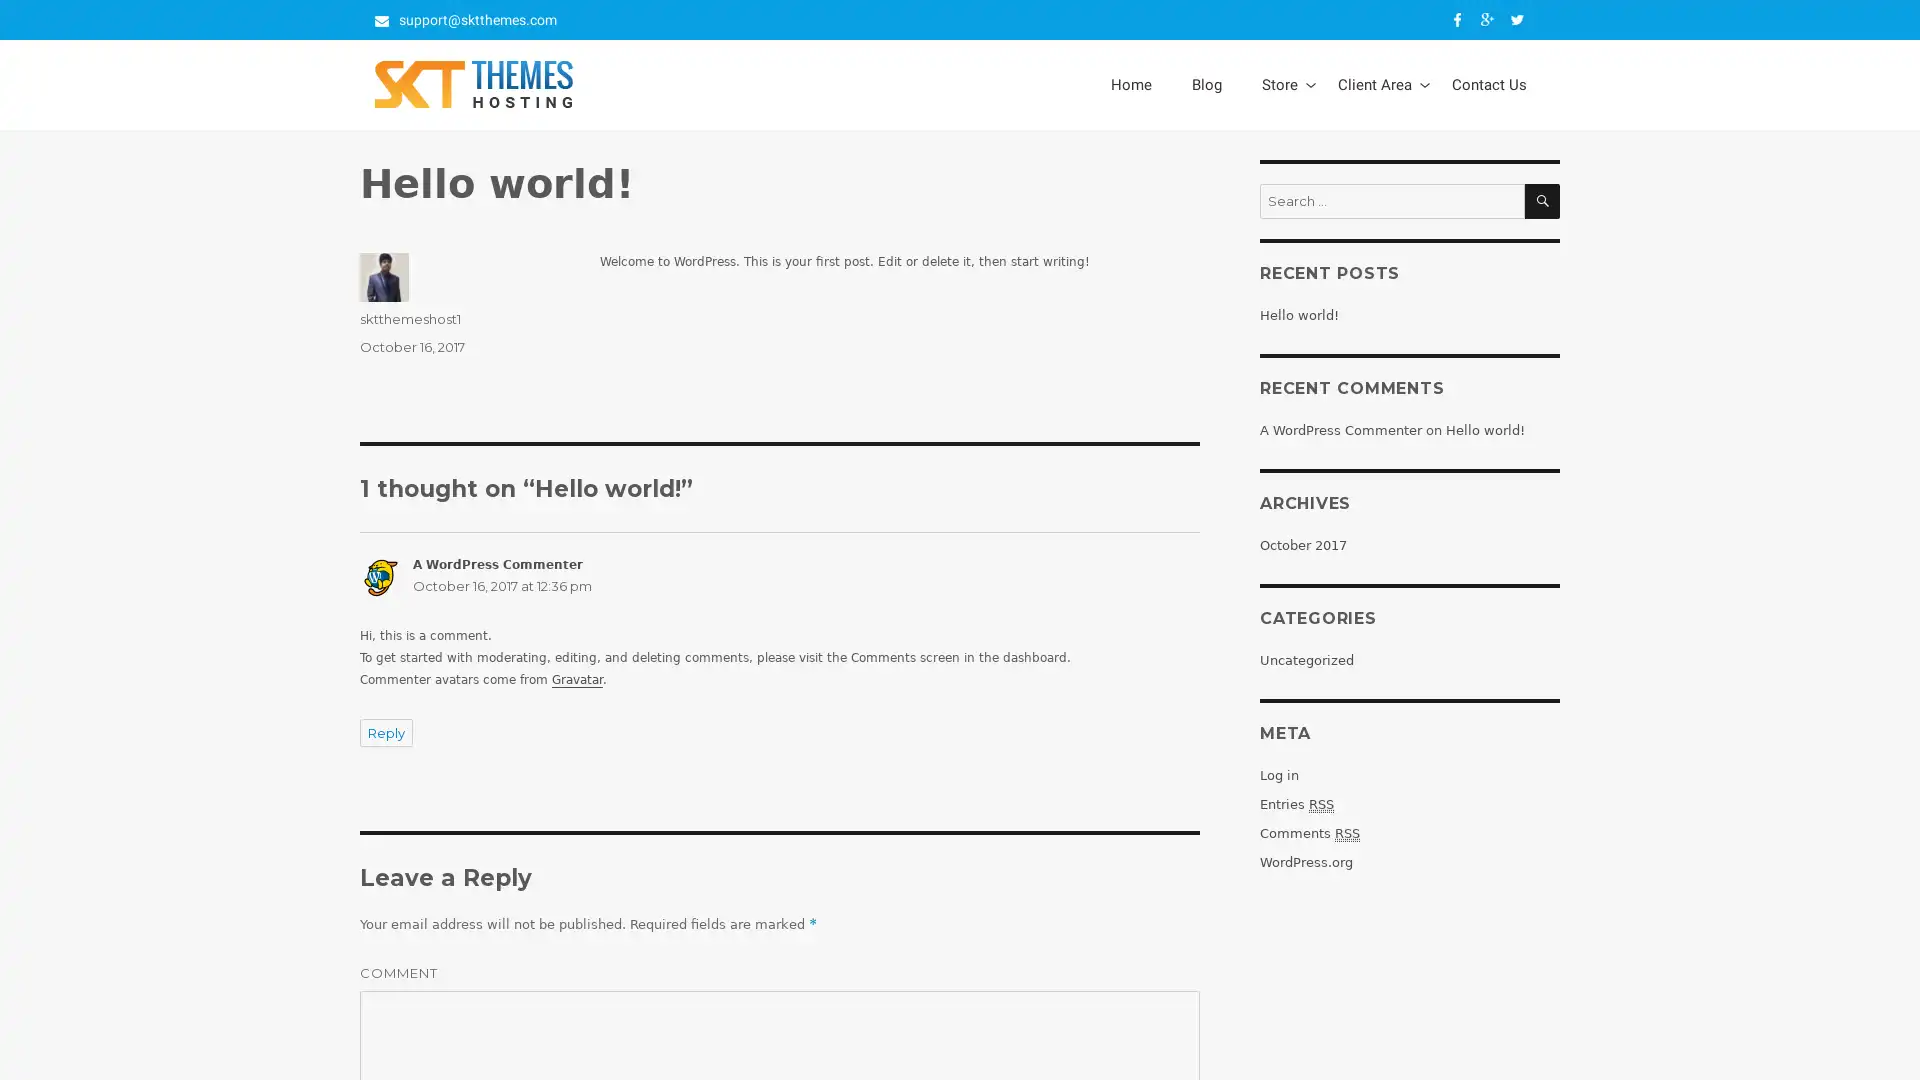 The image size is (1920, 1080). I want to click on SEARCH, so click(1541, 201).